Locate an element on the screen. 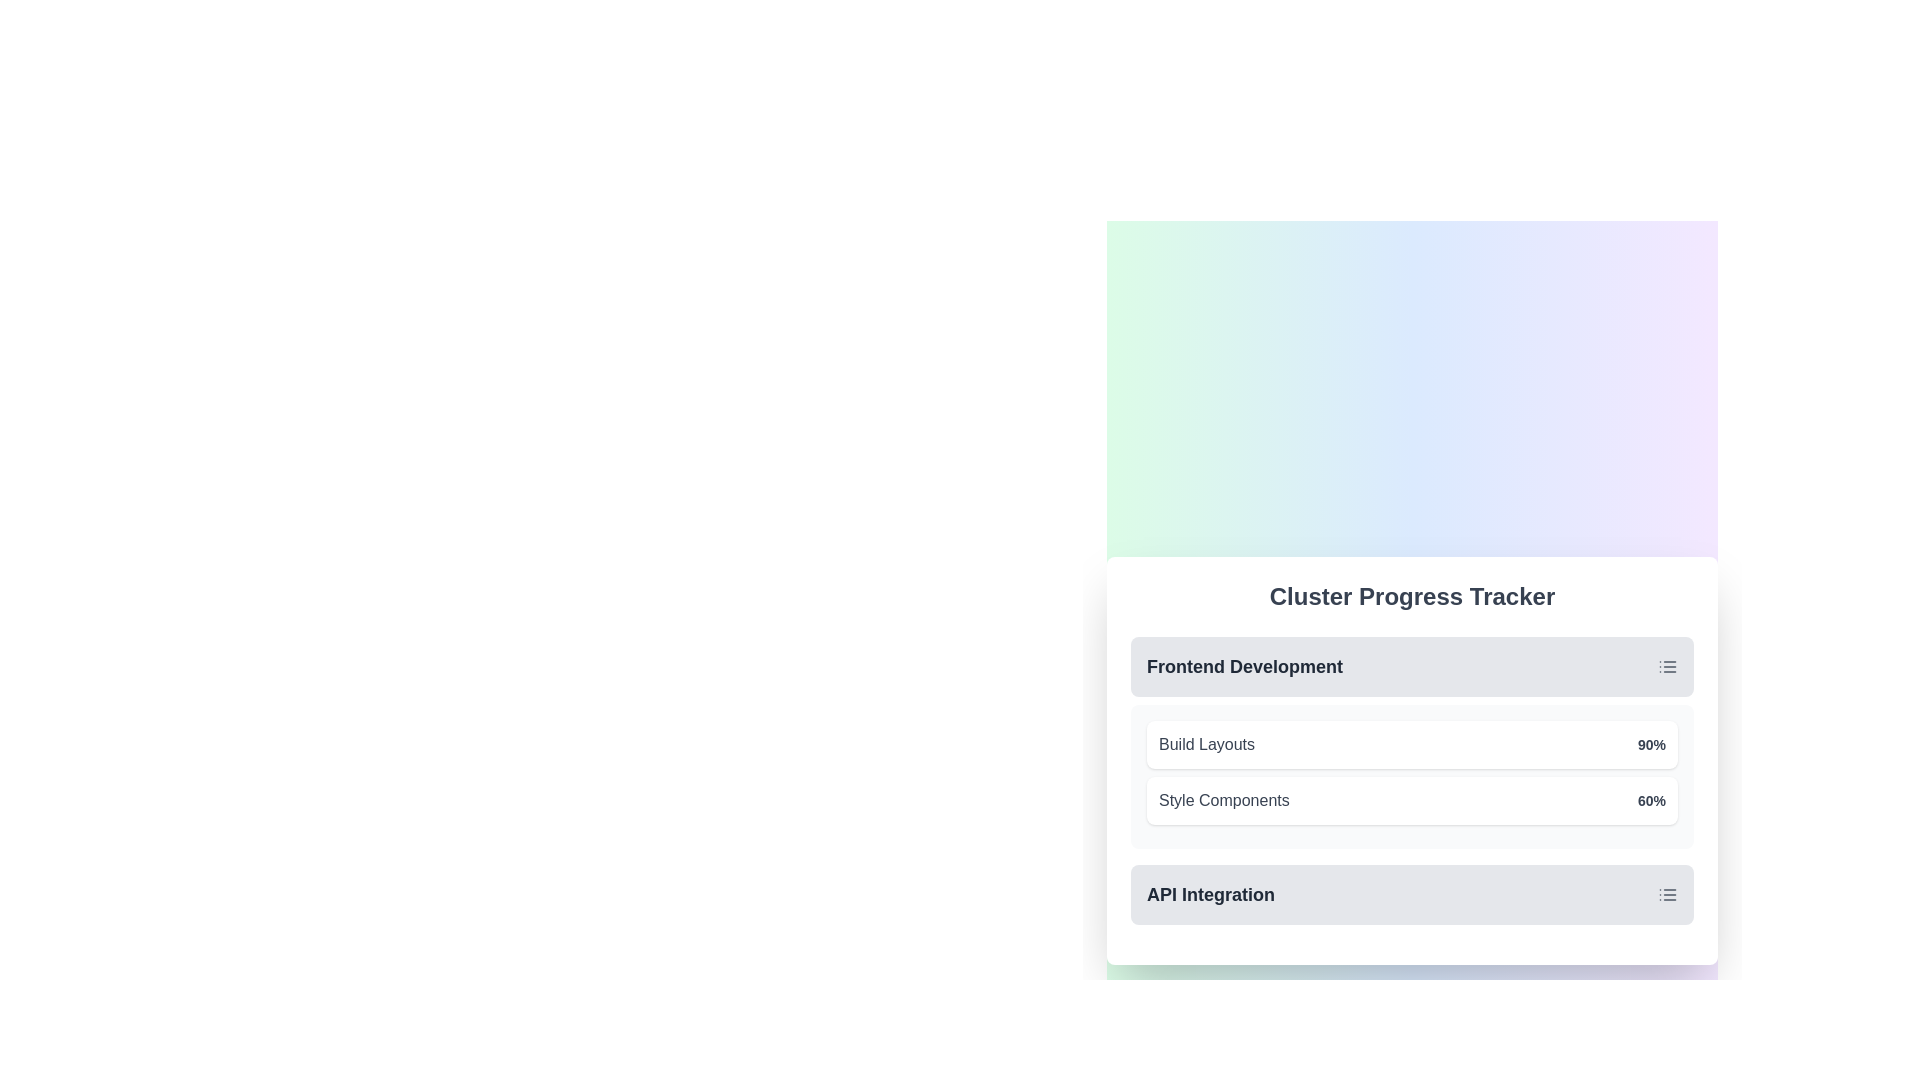  percentage value '90%' displayed in bold gray text next to the 'Build Layouts' label within the progress tracker card is located at coordinates (1647, 744).